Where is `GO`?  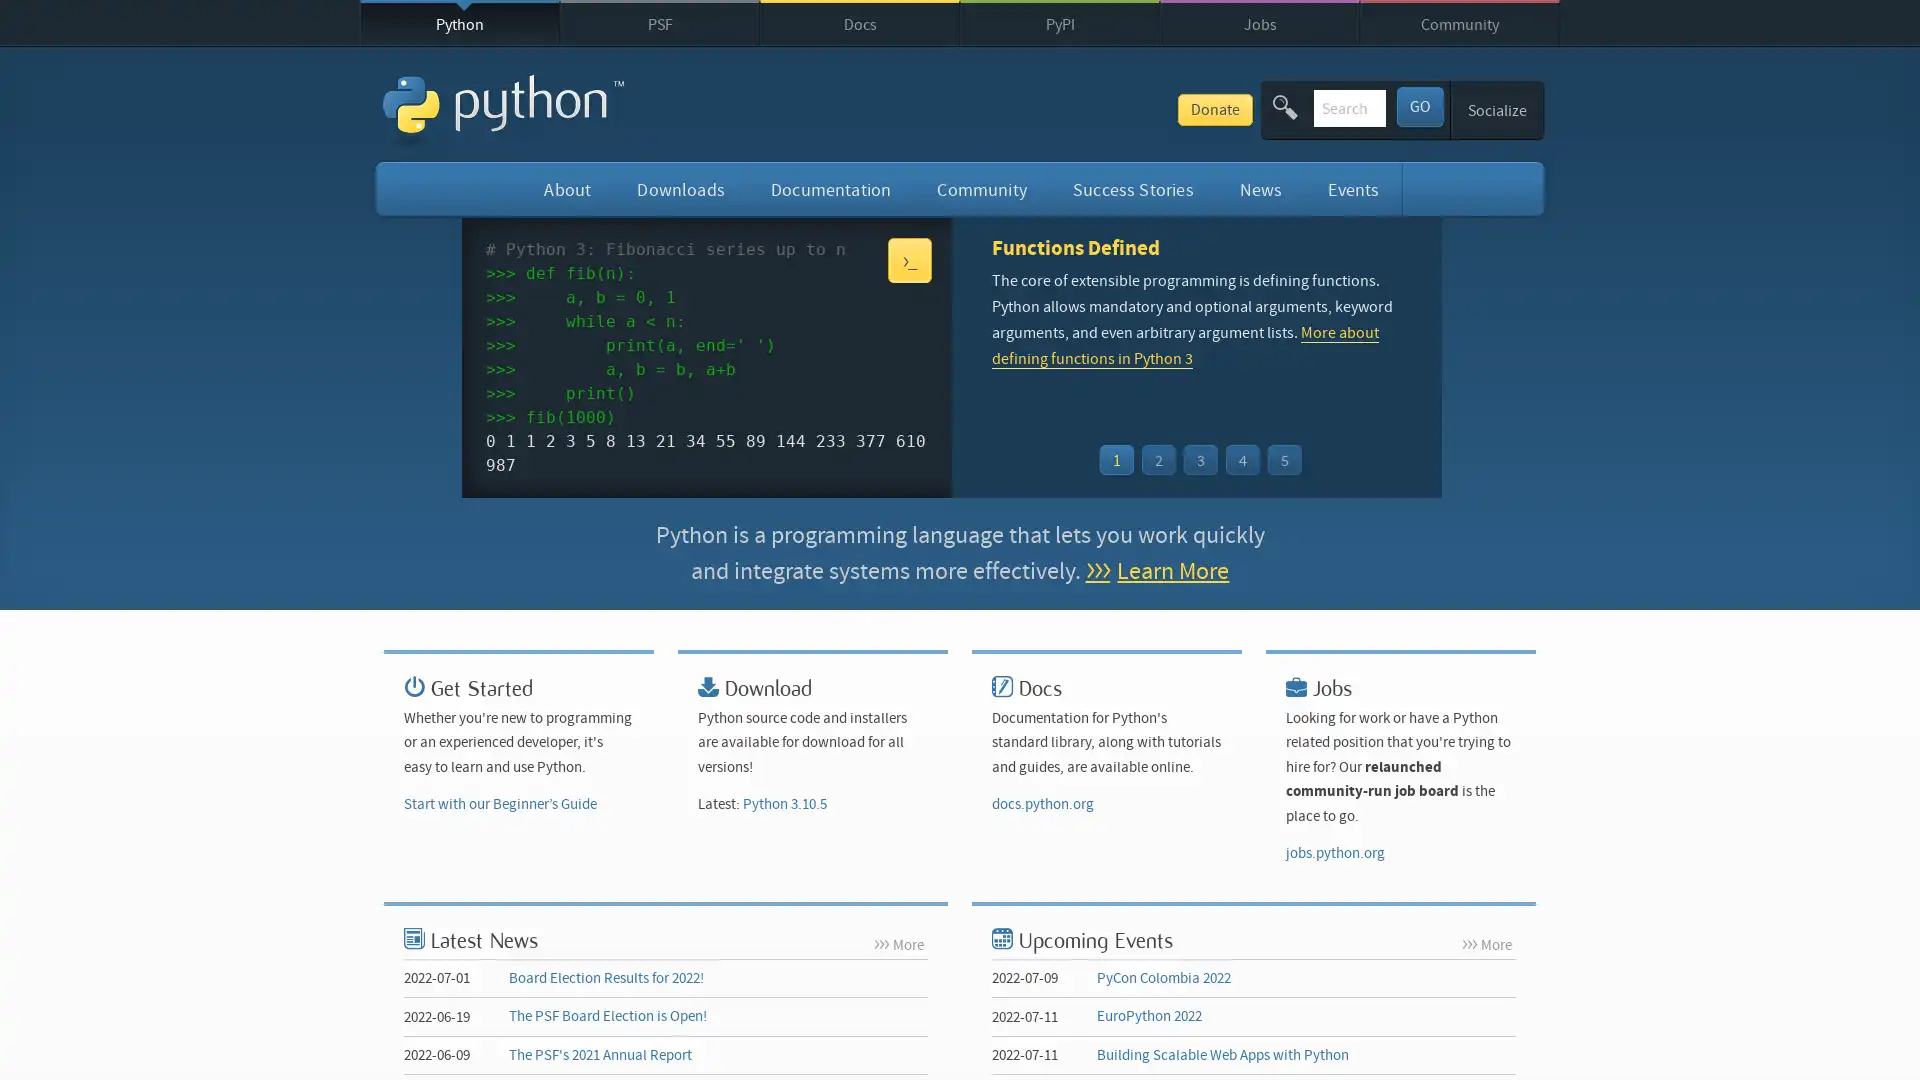 GO is located at coordinates (1418, 105).